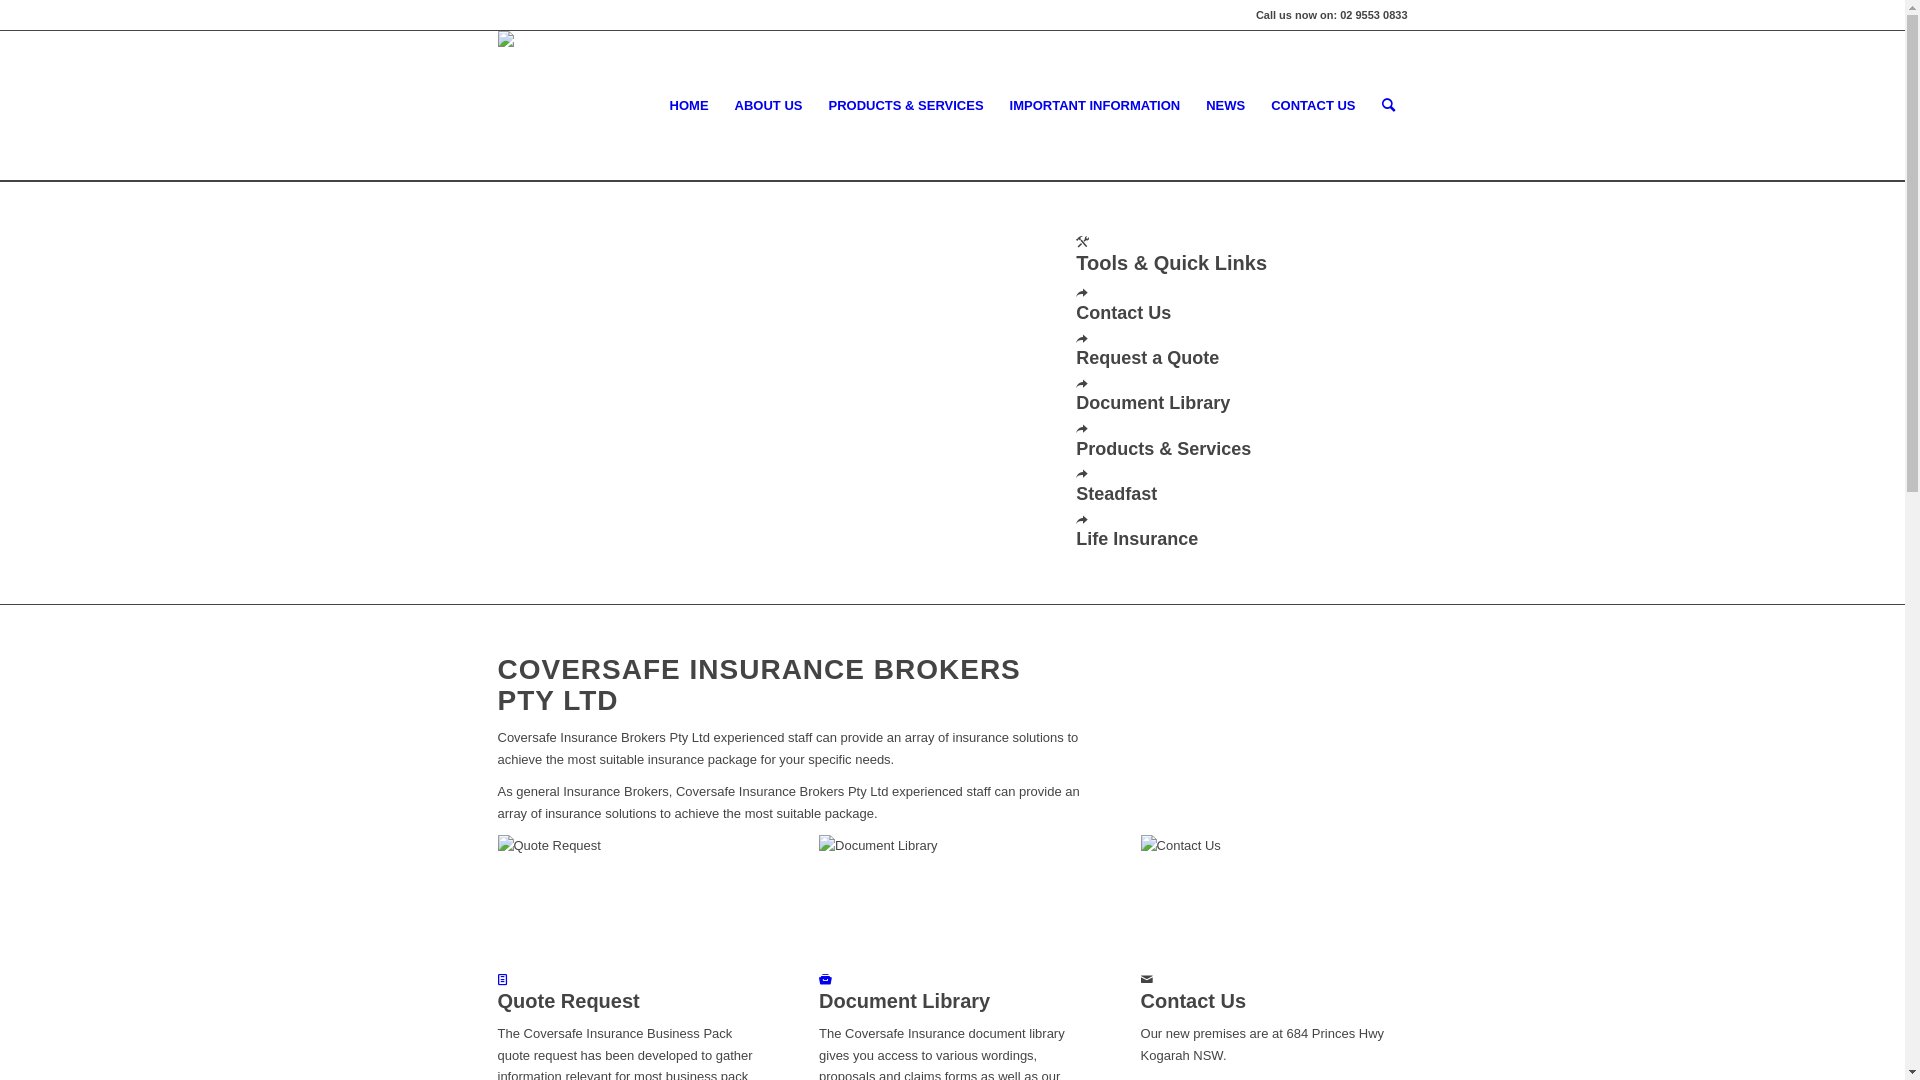 This screenshot has height=1080, width=1920. I want to click on 'HOME', so click(689, 105).